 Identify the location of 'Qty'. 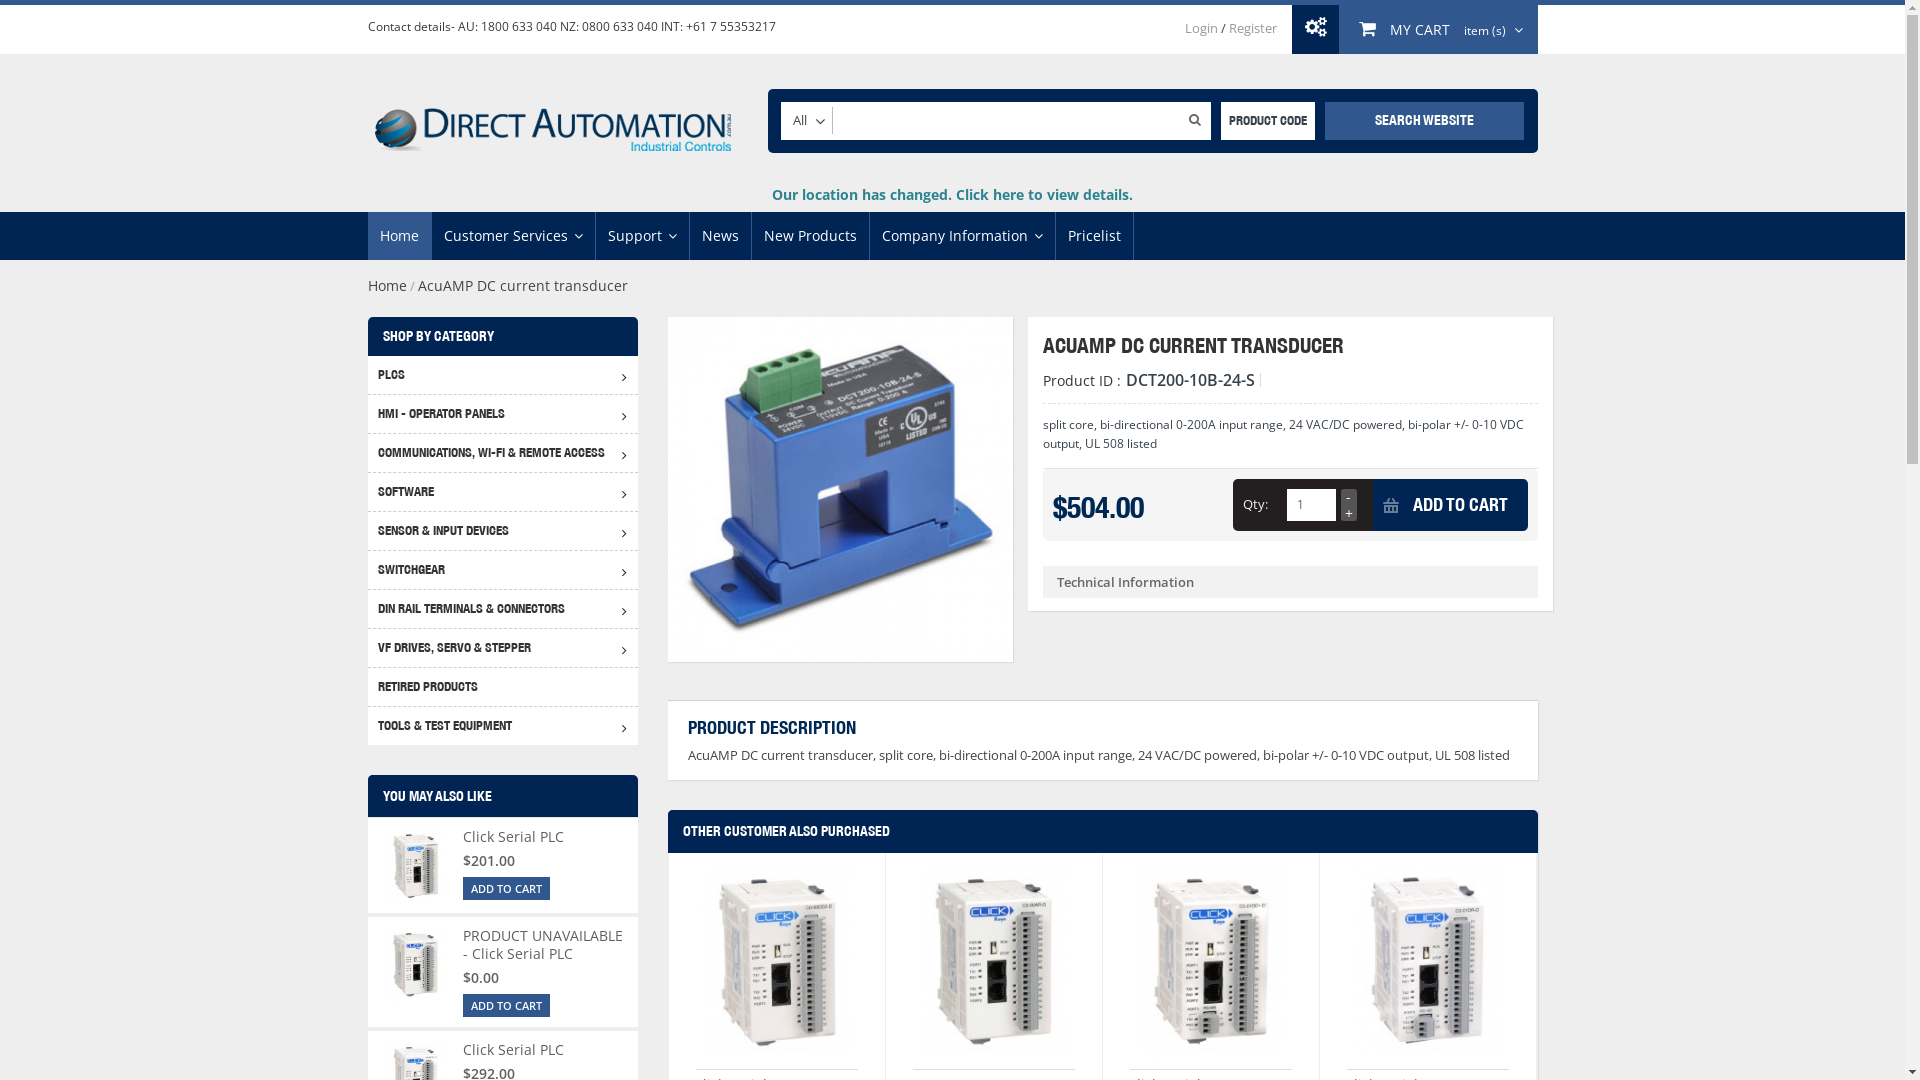
(1310, 504).